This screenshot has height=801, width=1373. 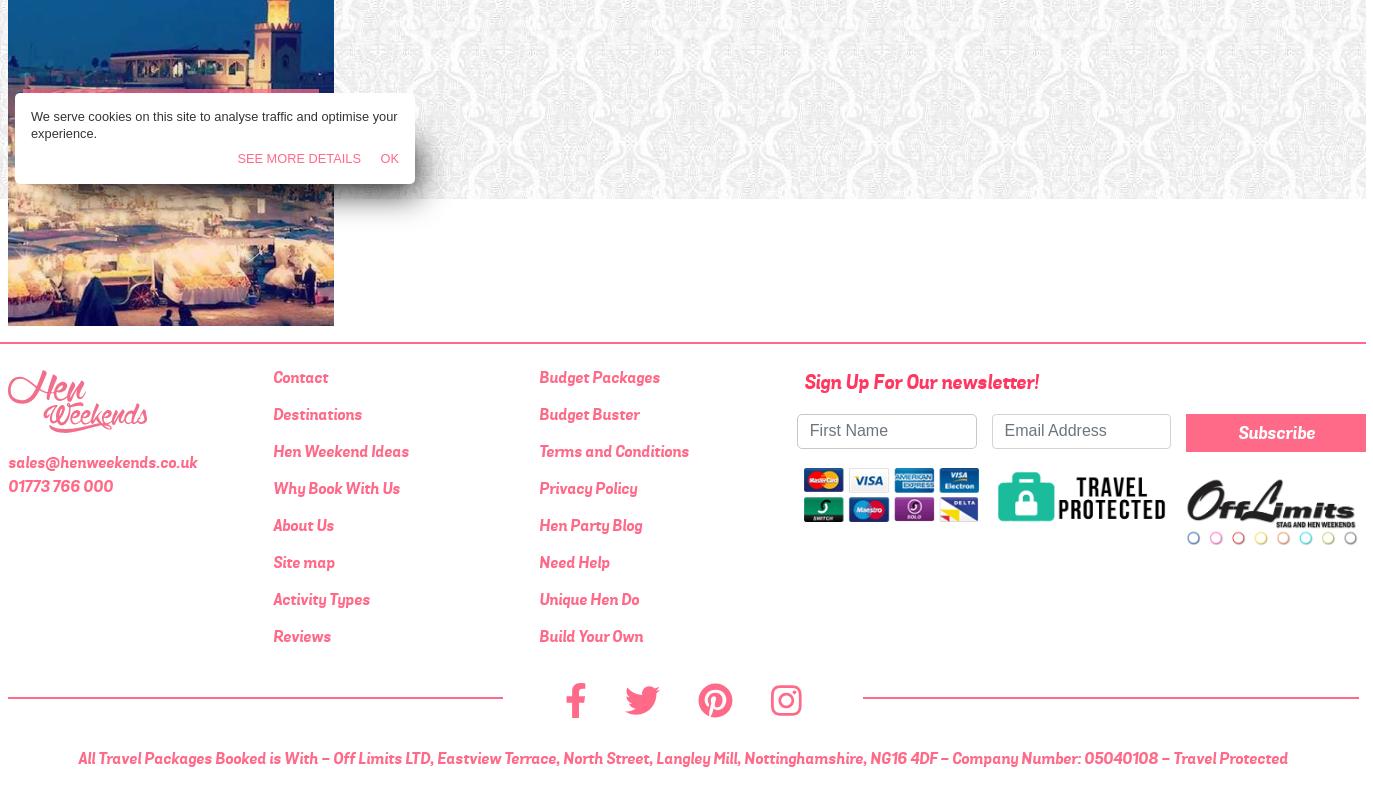 I want to click on 'All Travel Packages Booked is With - Off Limits LTD, Eastview Terrace, North Street, Langley Mill, Nottinghamshire, NG16 4DF  - Company Number: 05040108 - Travel Protected', so click(x=76, y=758).